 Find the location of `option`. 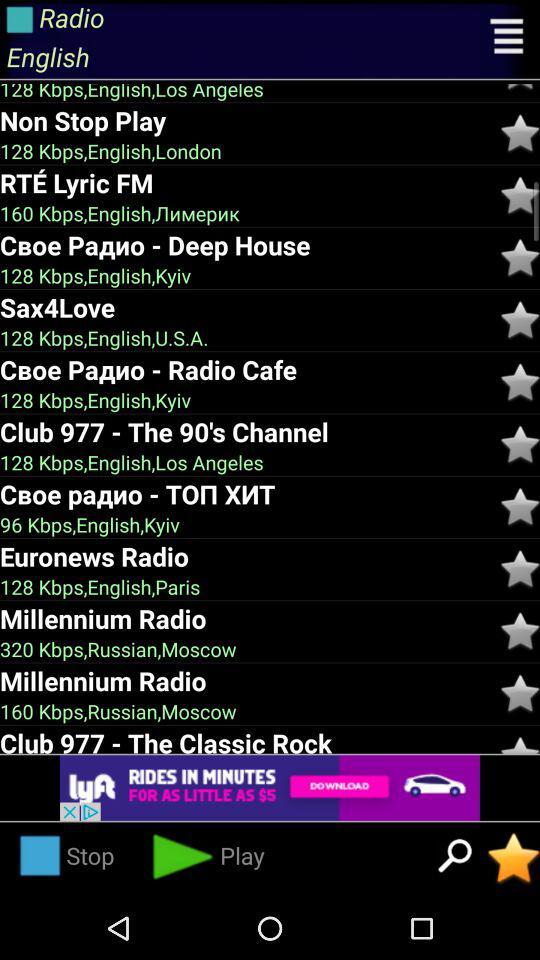

option is located at coordinates (520, 87).